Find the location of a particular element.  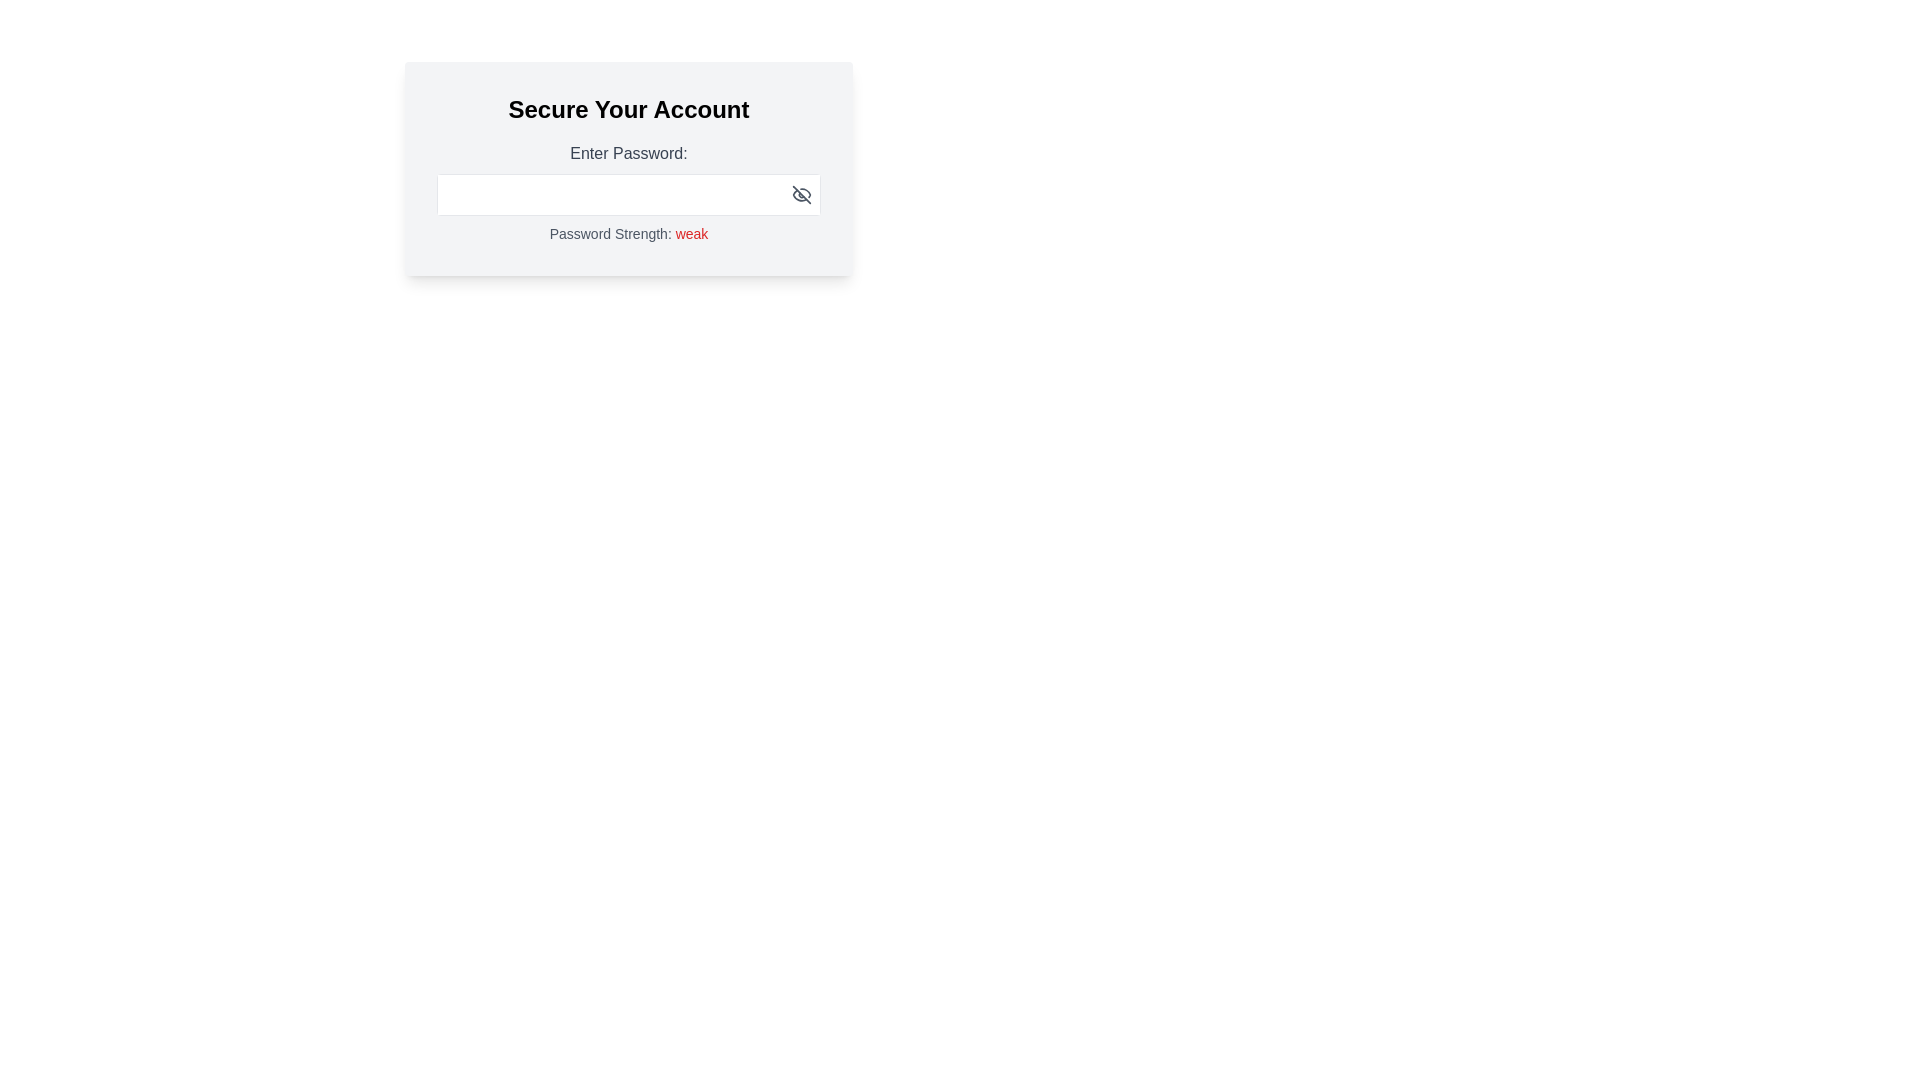

password strength indicated by the text label displaying 'weak' in red color, located below the password input field in the vertically oriented form interface is located at coordinates (691, 233).